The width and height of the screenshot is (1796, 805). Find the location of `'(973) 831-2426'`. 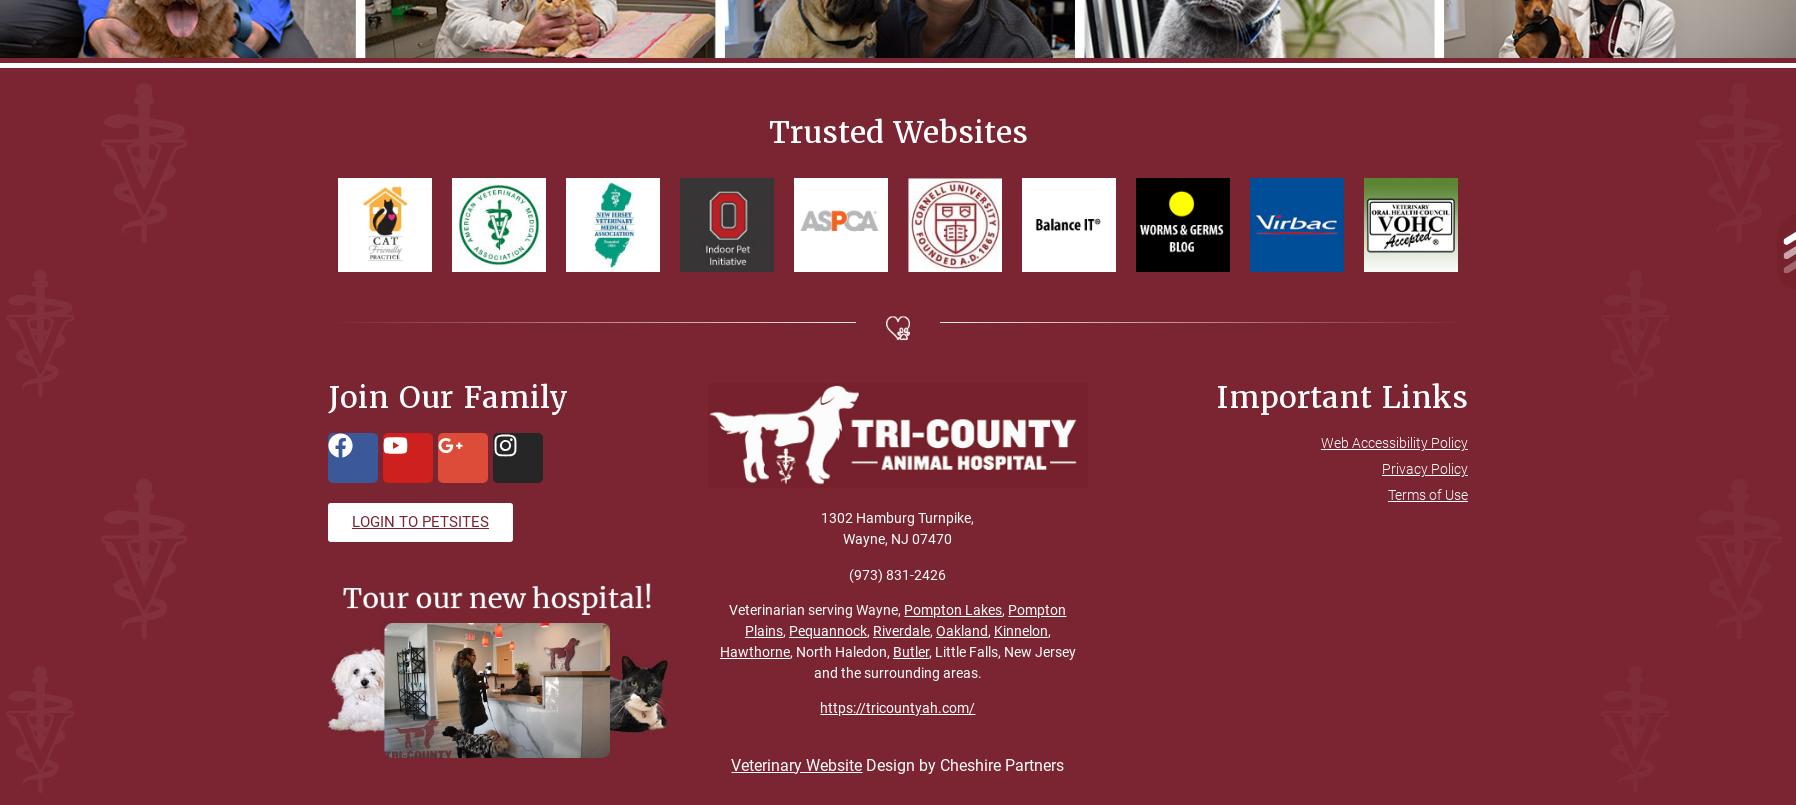

'(973) 831-2426' is located at coordinates (897, 572).